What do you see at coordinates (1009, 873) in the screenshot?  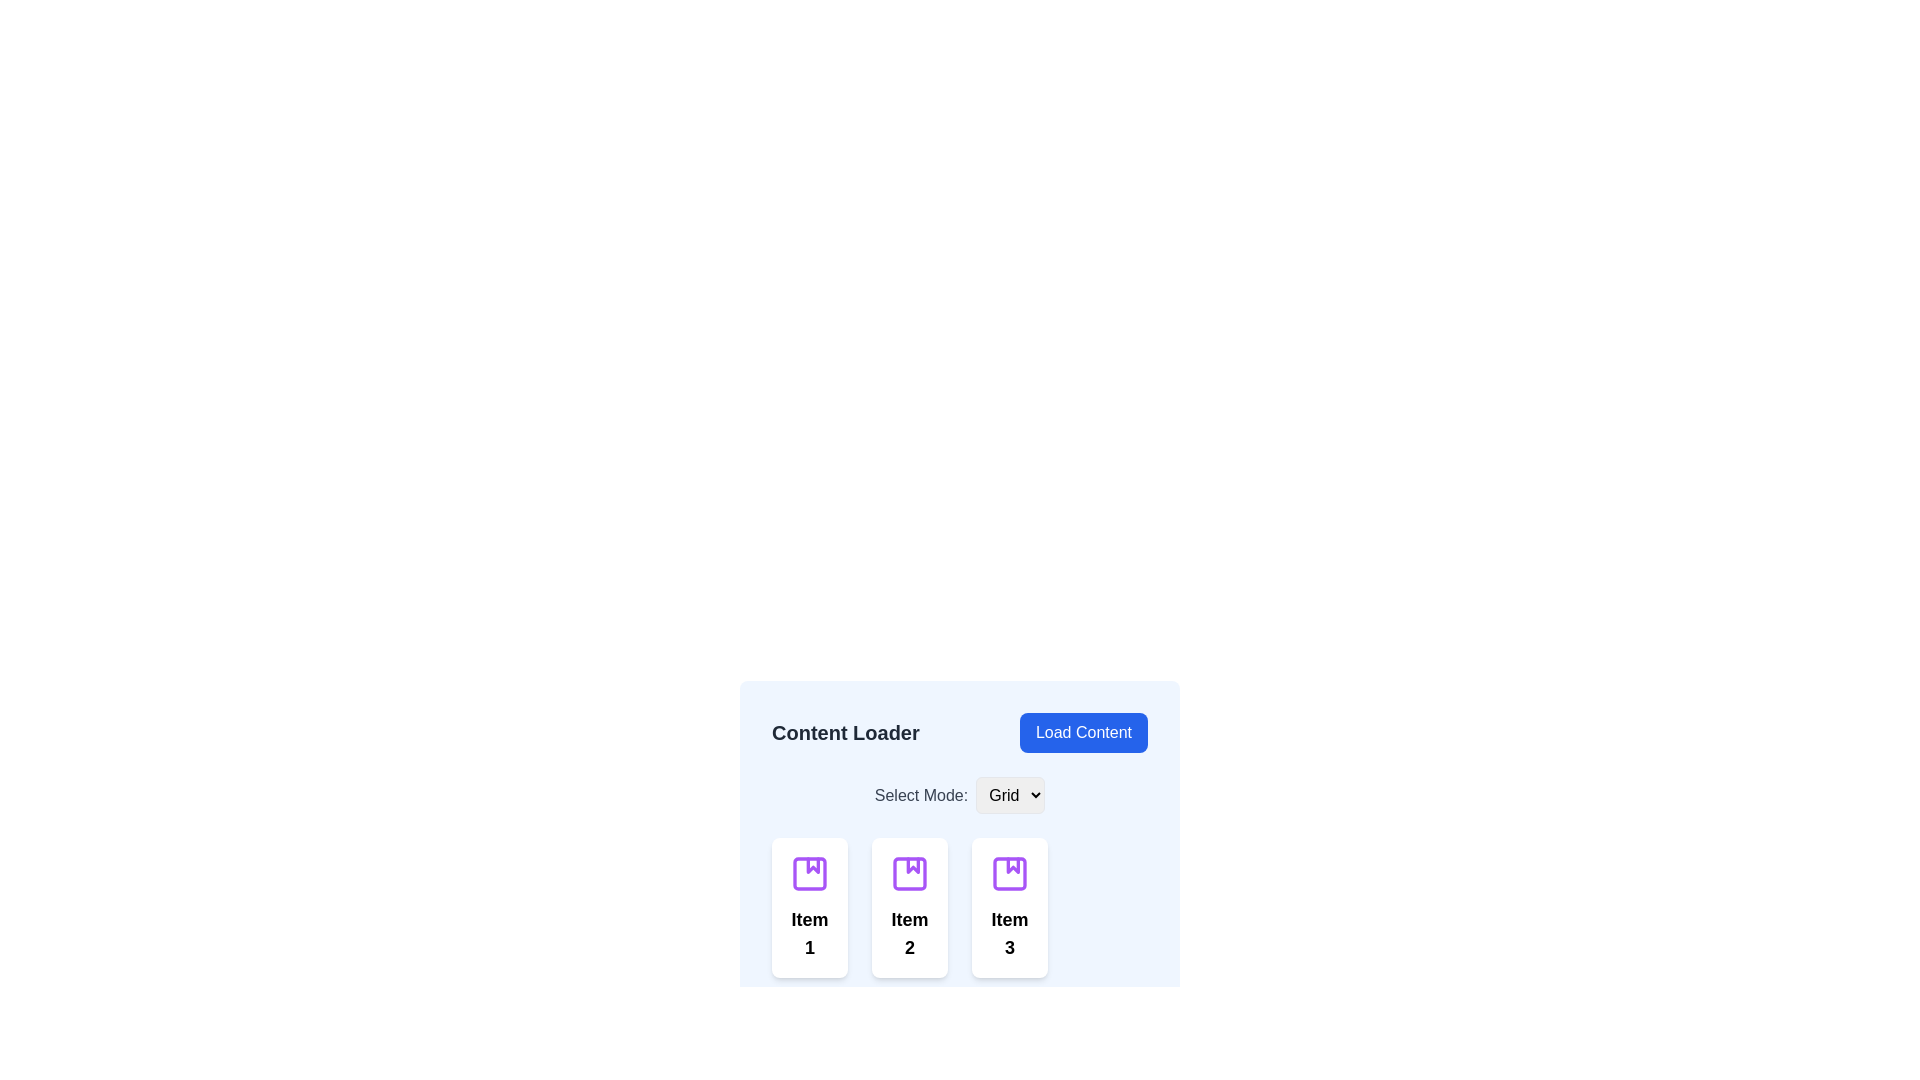 I see `the surrounding folder icon that contains the decorative rectangle within the third folder-like icon in the 'Content Loader' section` at bounding box center [1009, 873].